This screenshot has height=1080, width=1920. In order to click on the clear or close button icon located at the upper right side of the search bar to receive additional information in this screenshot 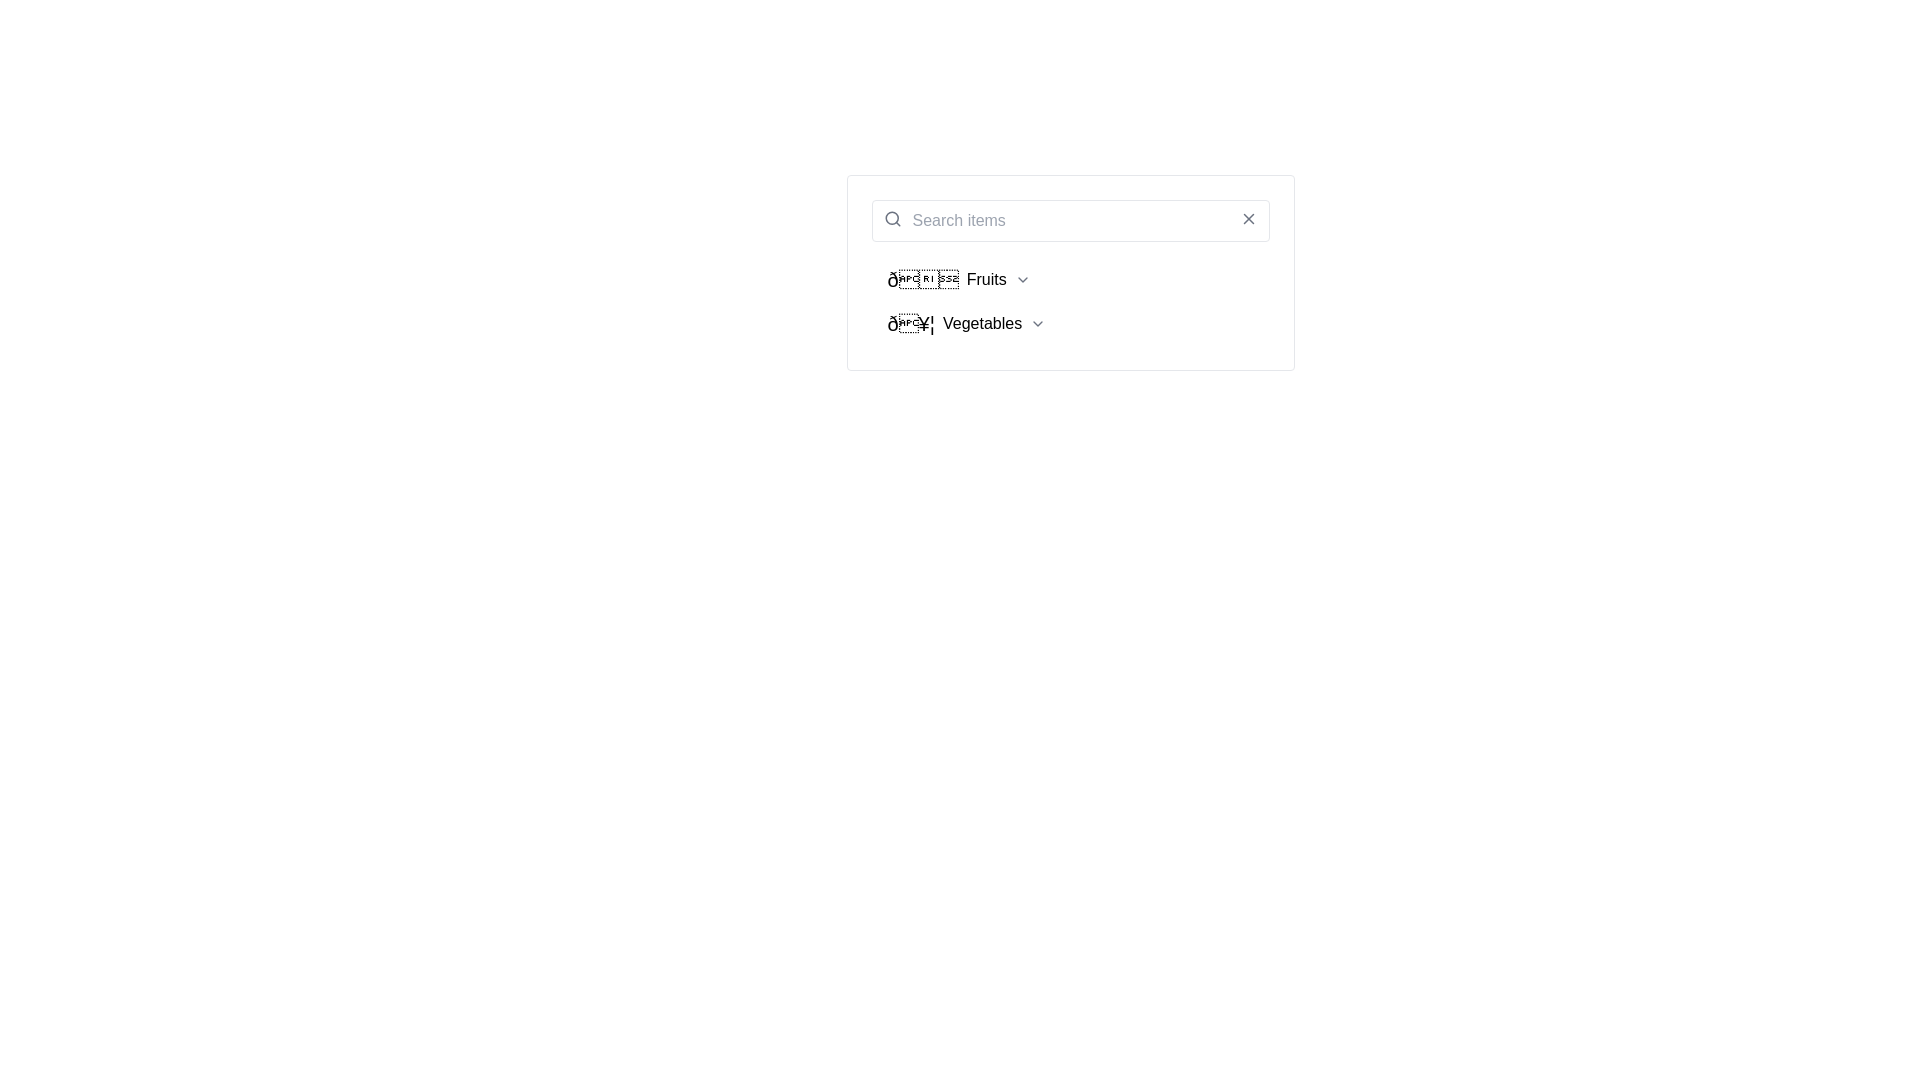, I will do `click(1247, 219)`.